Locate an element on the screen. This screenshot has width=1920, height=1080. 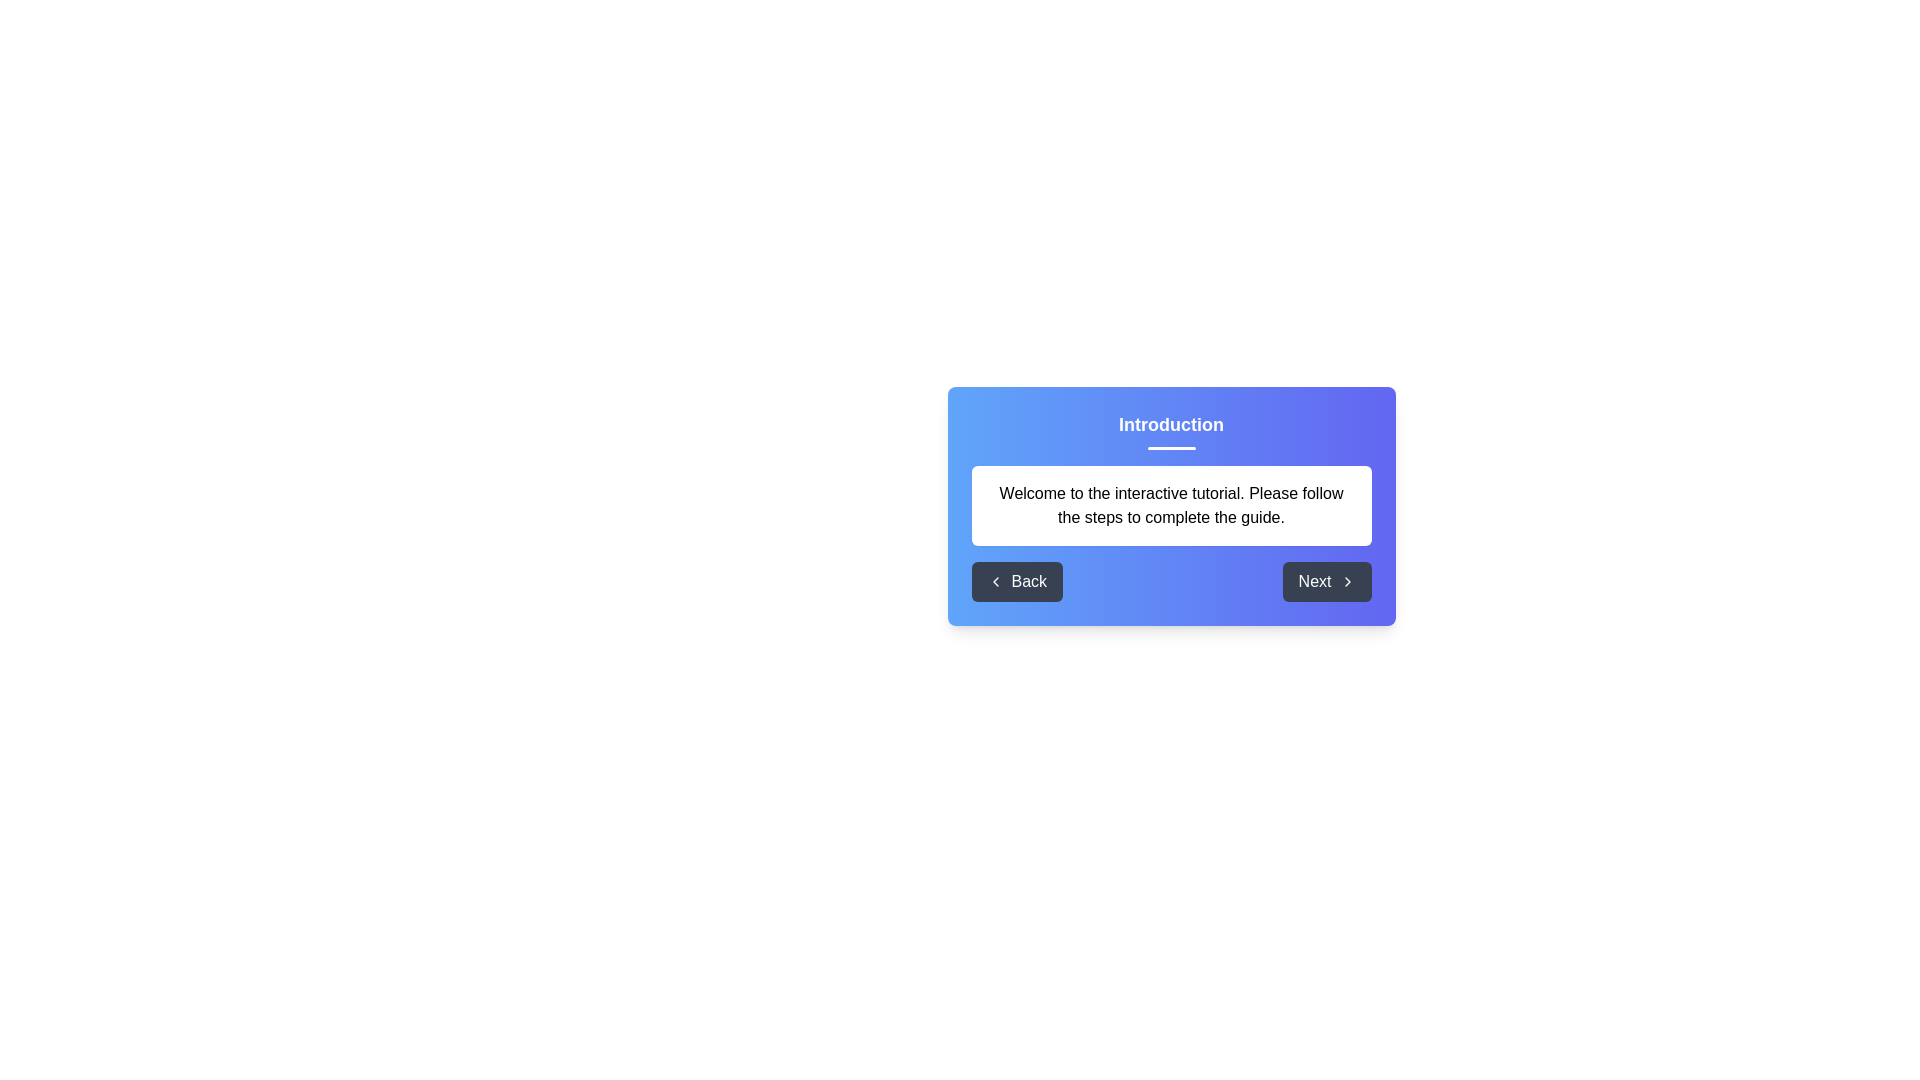
text content from the header element that displays 'Introduction', which is styled in bold and large font at the top-center of the dialog box is located at coordinates (1171, 423).